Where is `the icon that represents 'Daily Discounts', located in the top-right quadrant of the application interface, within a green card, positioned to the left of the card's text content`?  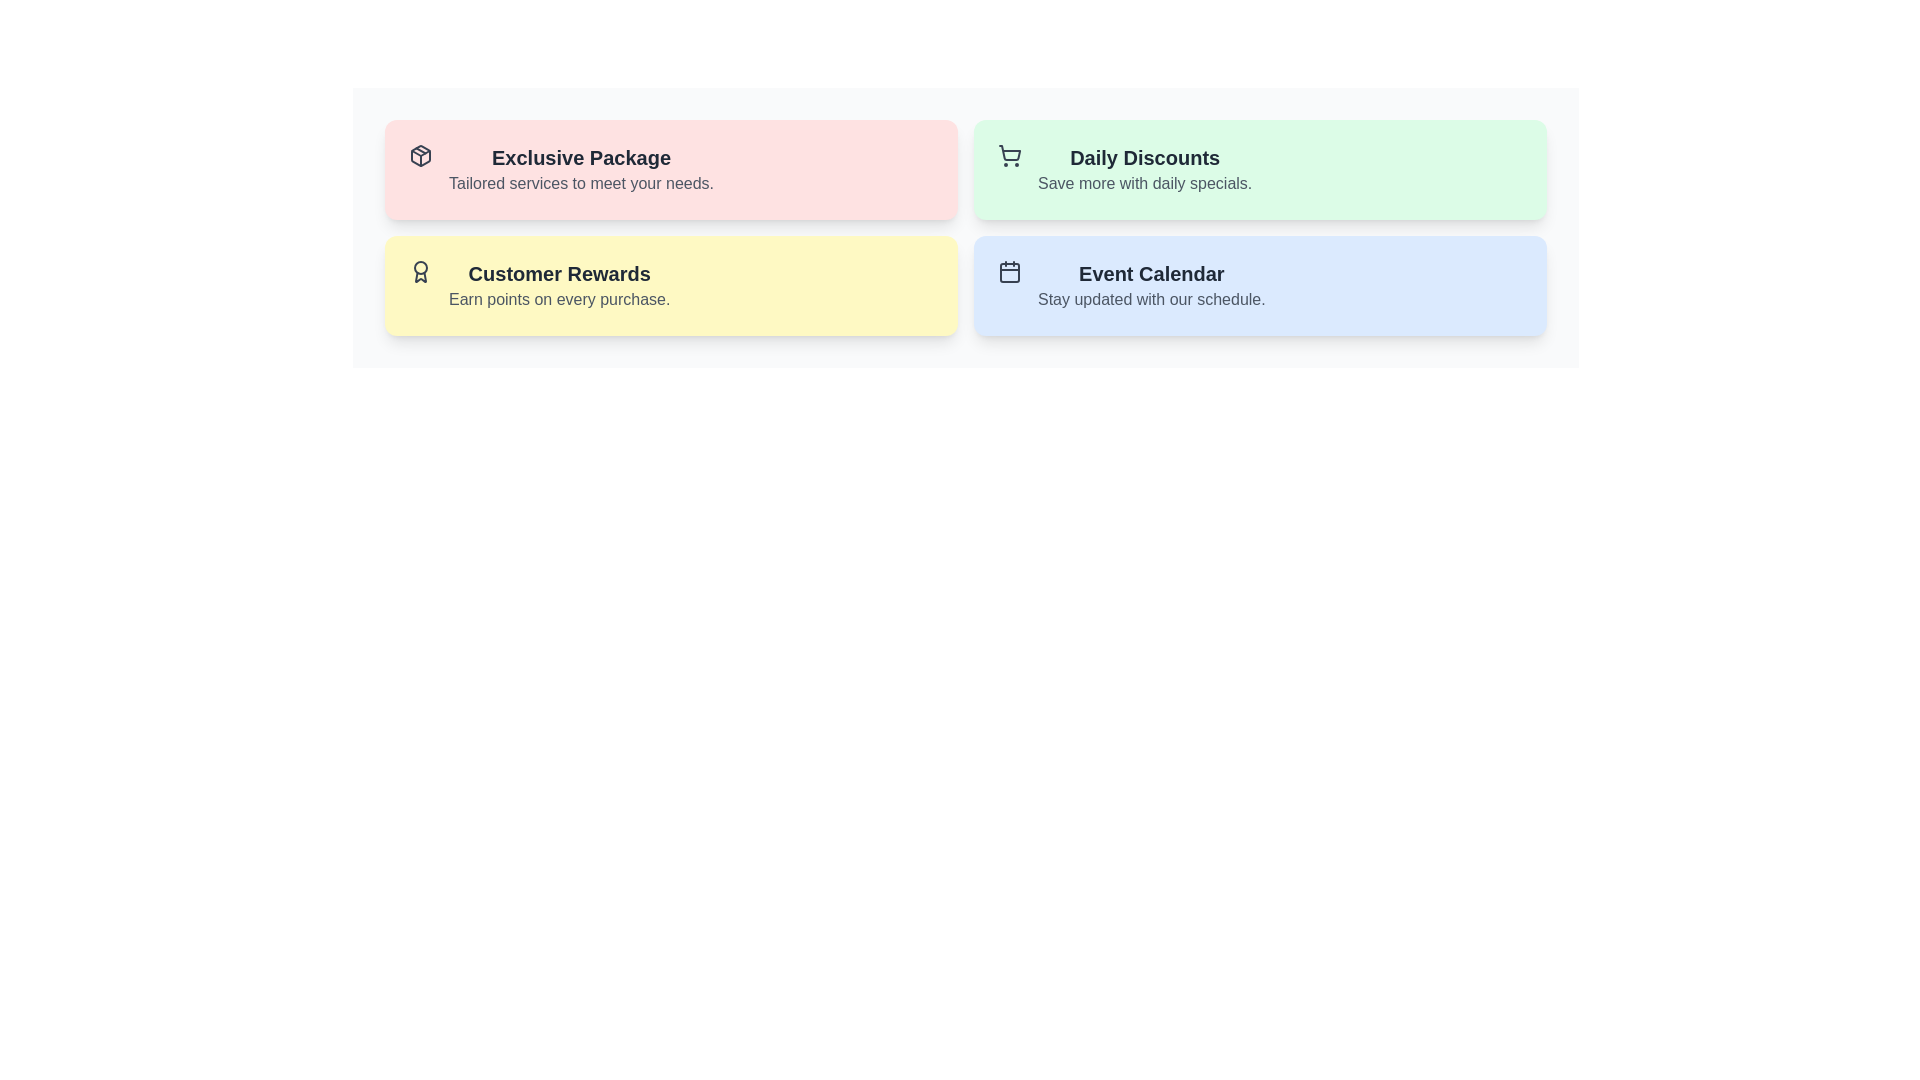 the icon that represents 'Daily Discounts', located in the top-right quadrant of the application interface, within a green card, positioned to the left of the card's text content is located at coordinates (1010, 152).